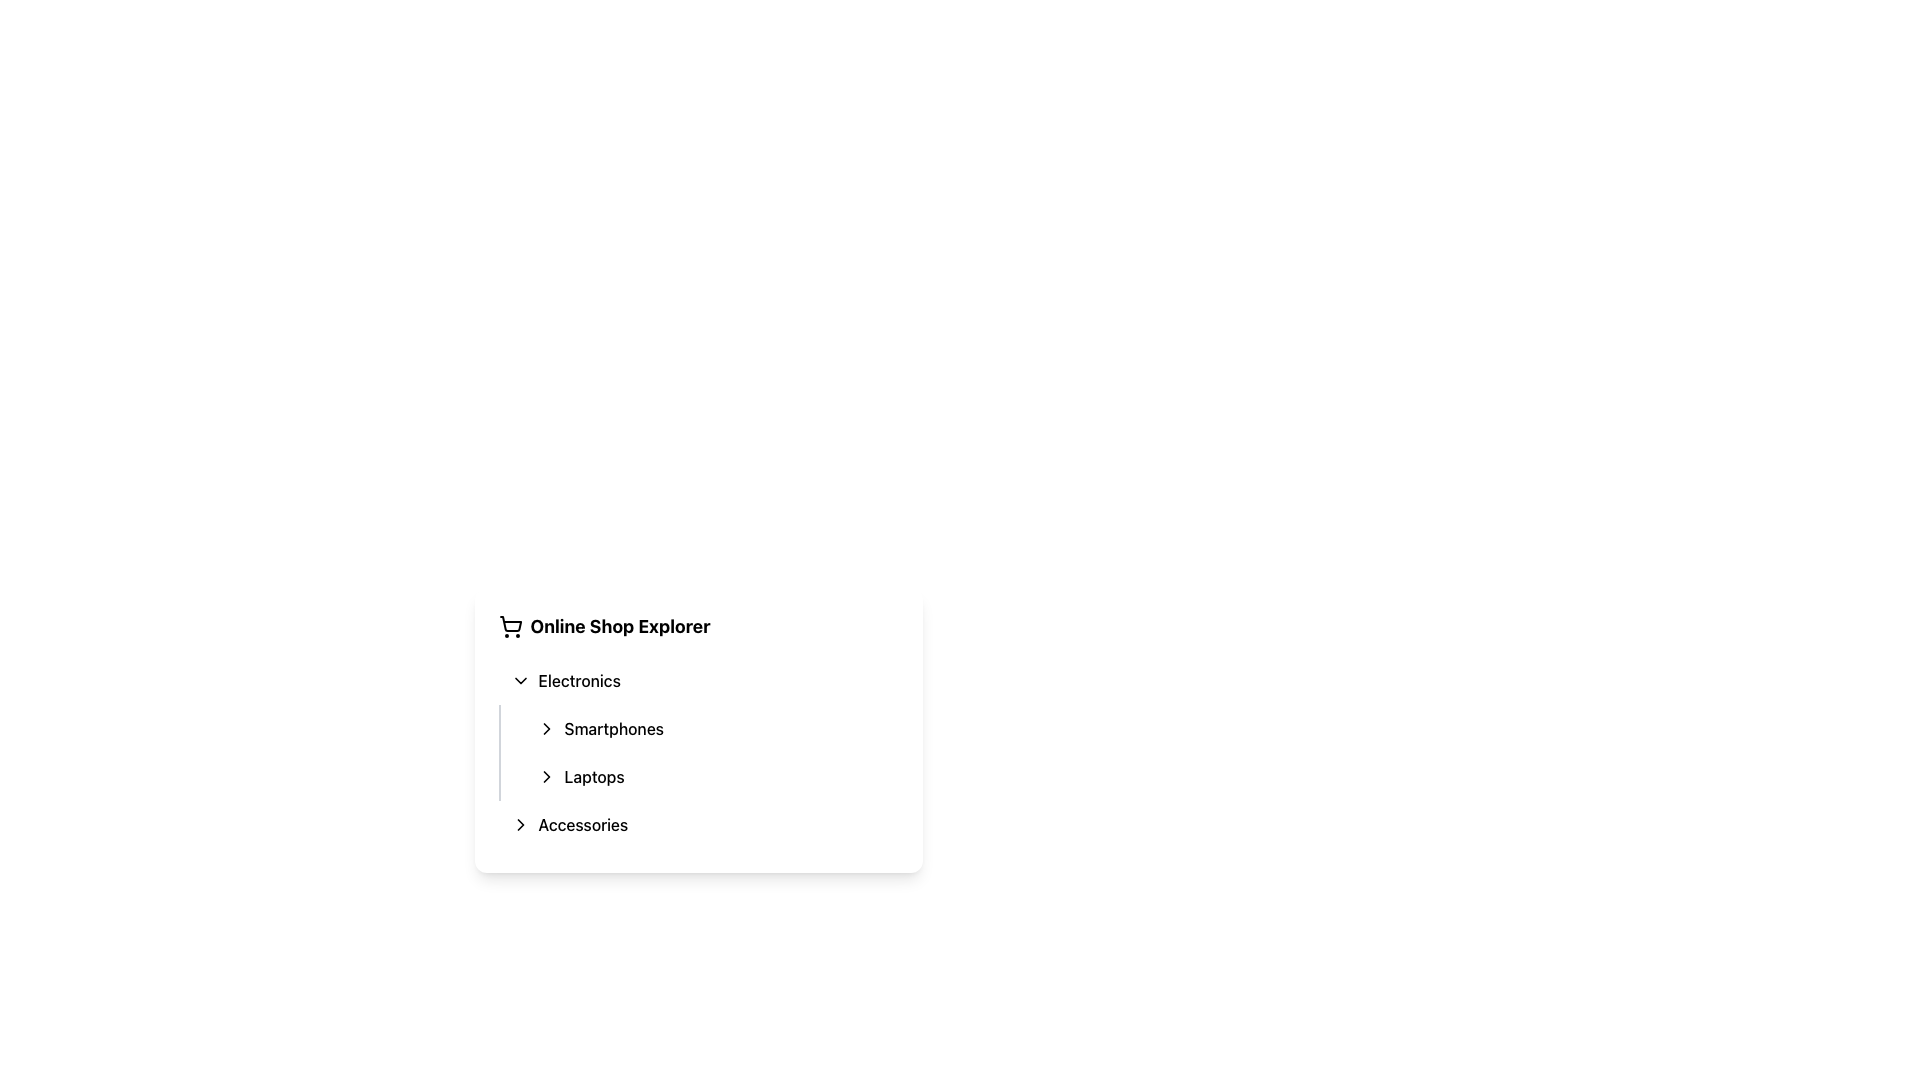 The width and height of the screenshot is (1920, 1080). Describe the element at coordinates (593, 775) in the screenshot. I see `the 'Laptops' text label in the 'Electronics' category of the online shopping interface` at that location.